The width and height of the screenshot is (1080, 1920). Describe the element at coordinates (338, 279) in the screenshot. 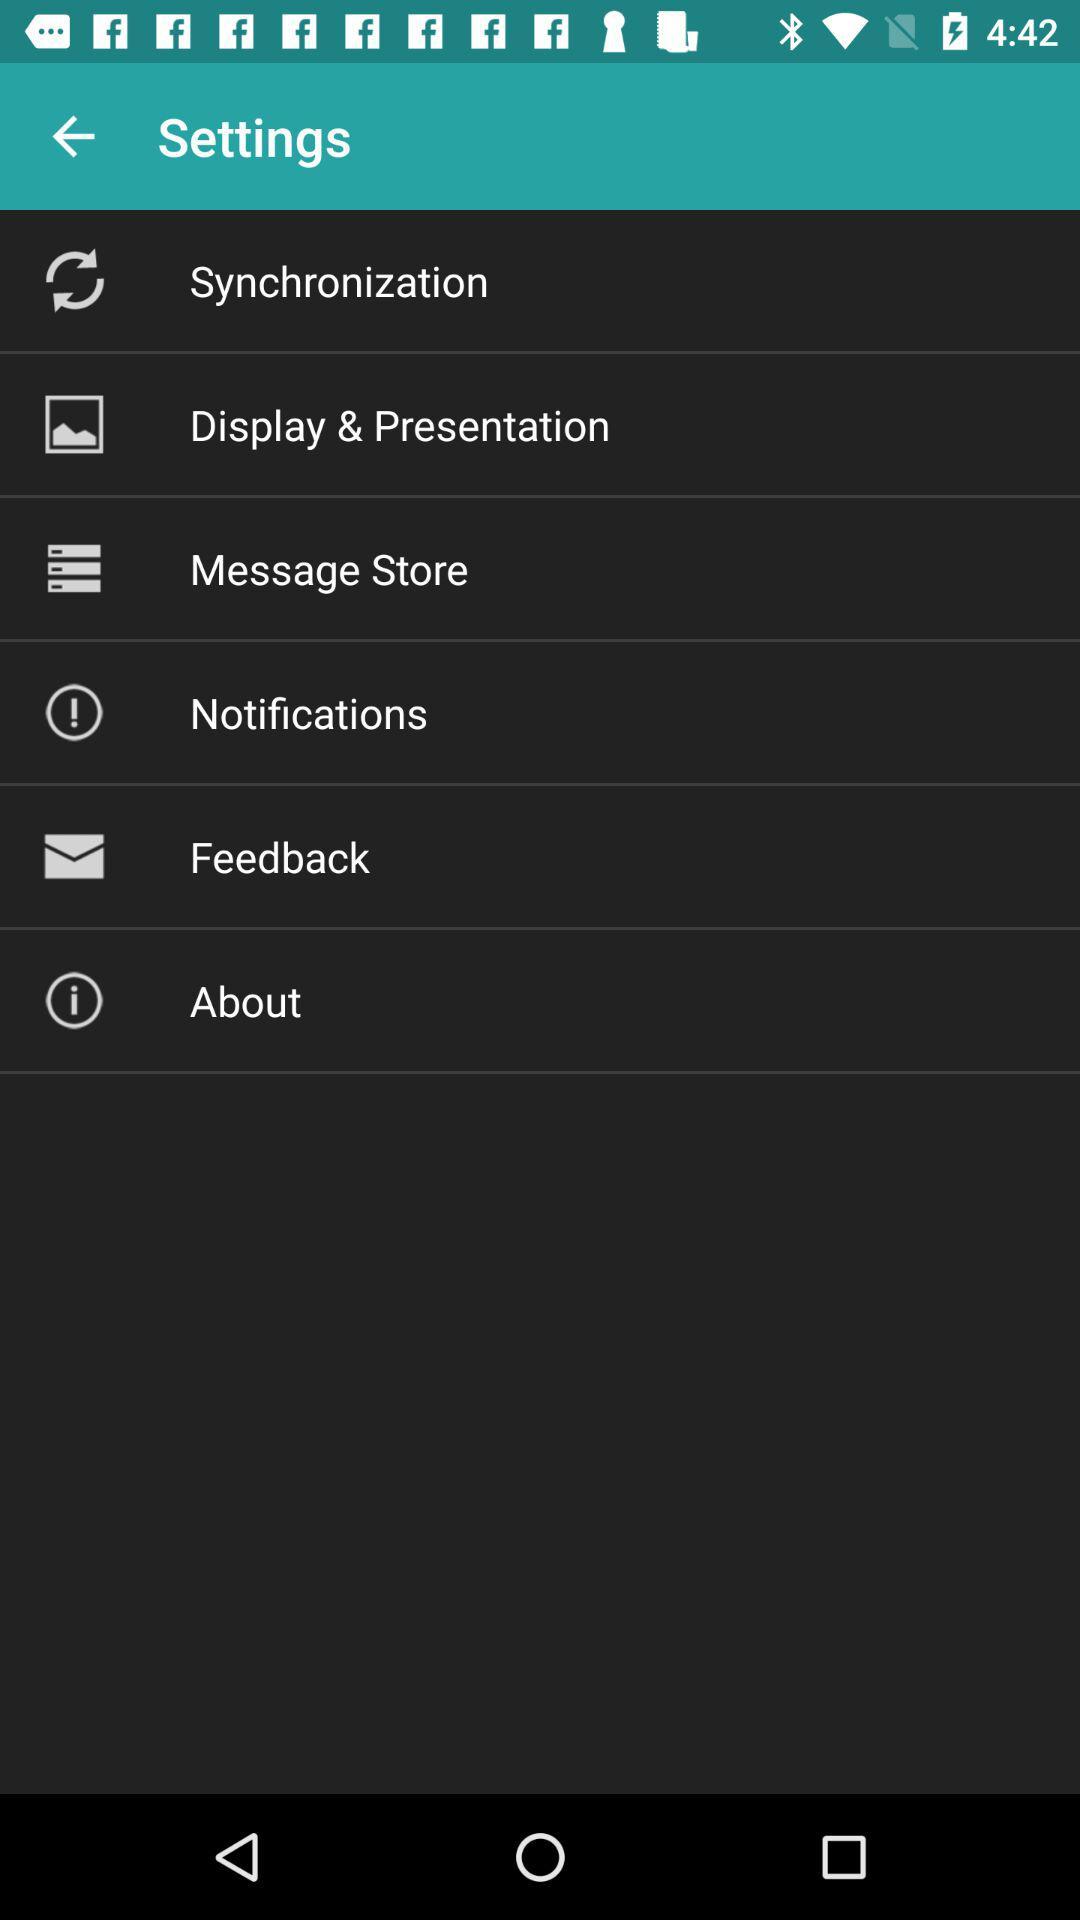

I see `the item above display & presentation item` at that location.